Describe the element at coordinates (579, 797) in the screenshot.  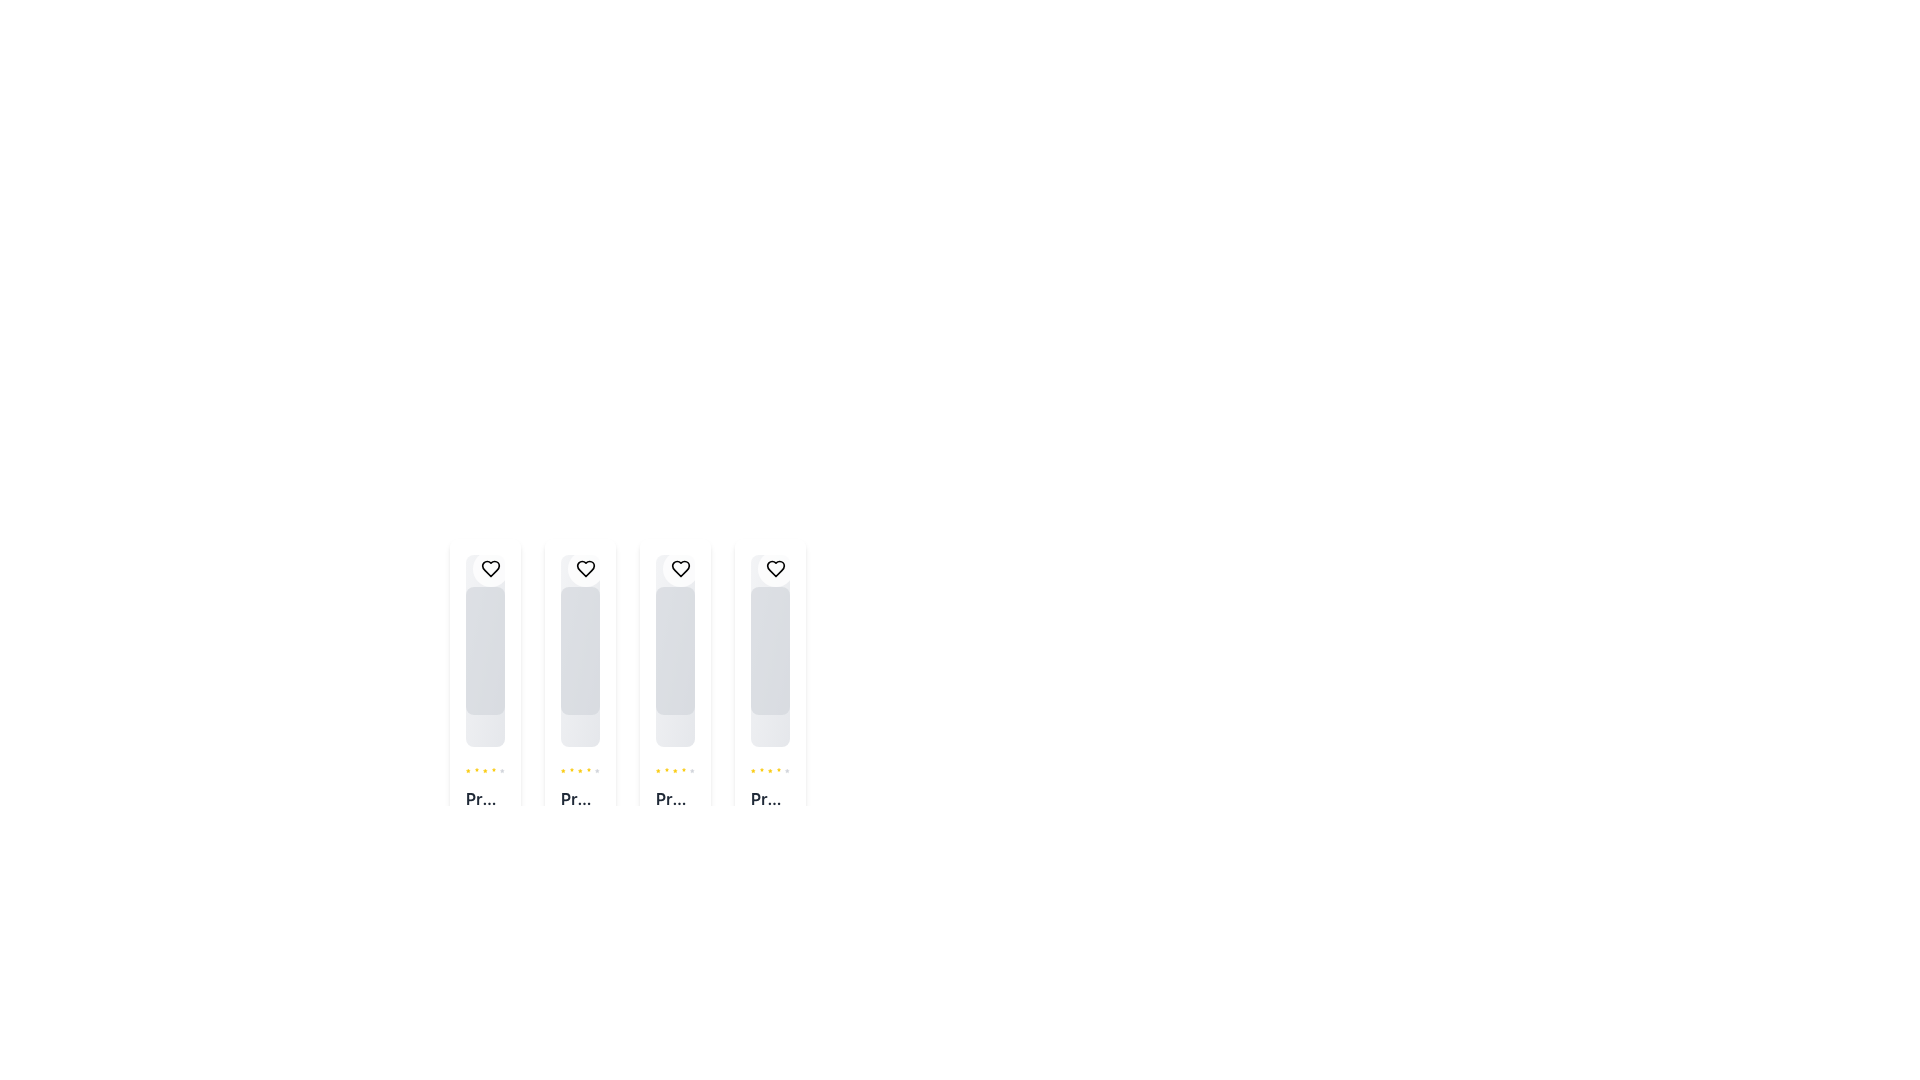
I see `the text display component that serves as a title or label for the product, located centrally within the card layout` at that location.